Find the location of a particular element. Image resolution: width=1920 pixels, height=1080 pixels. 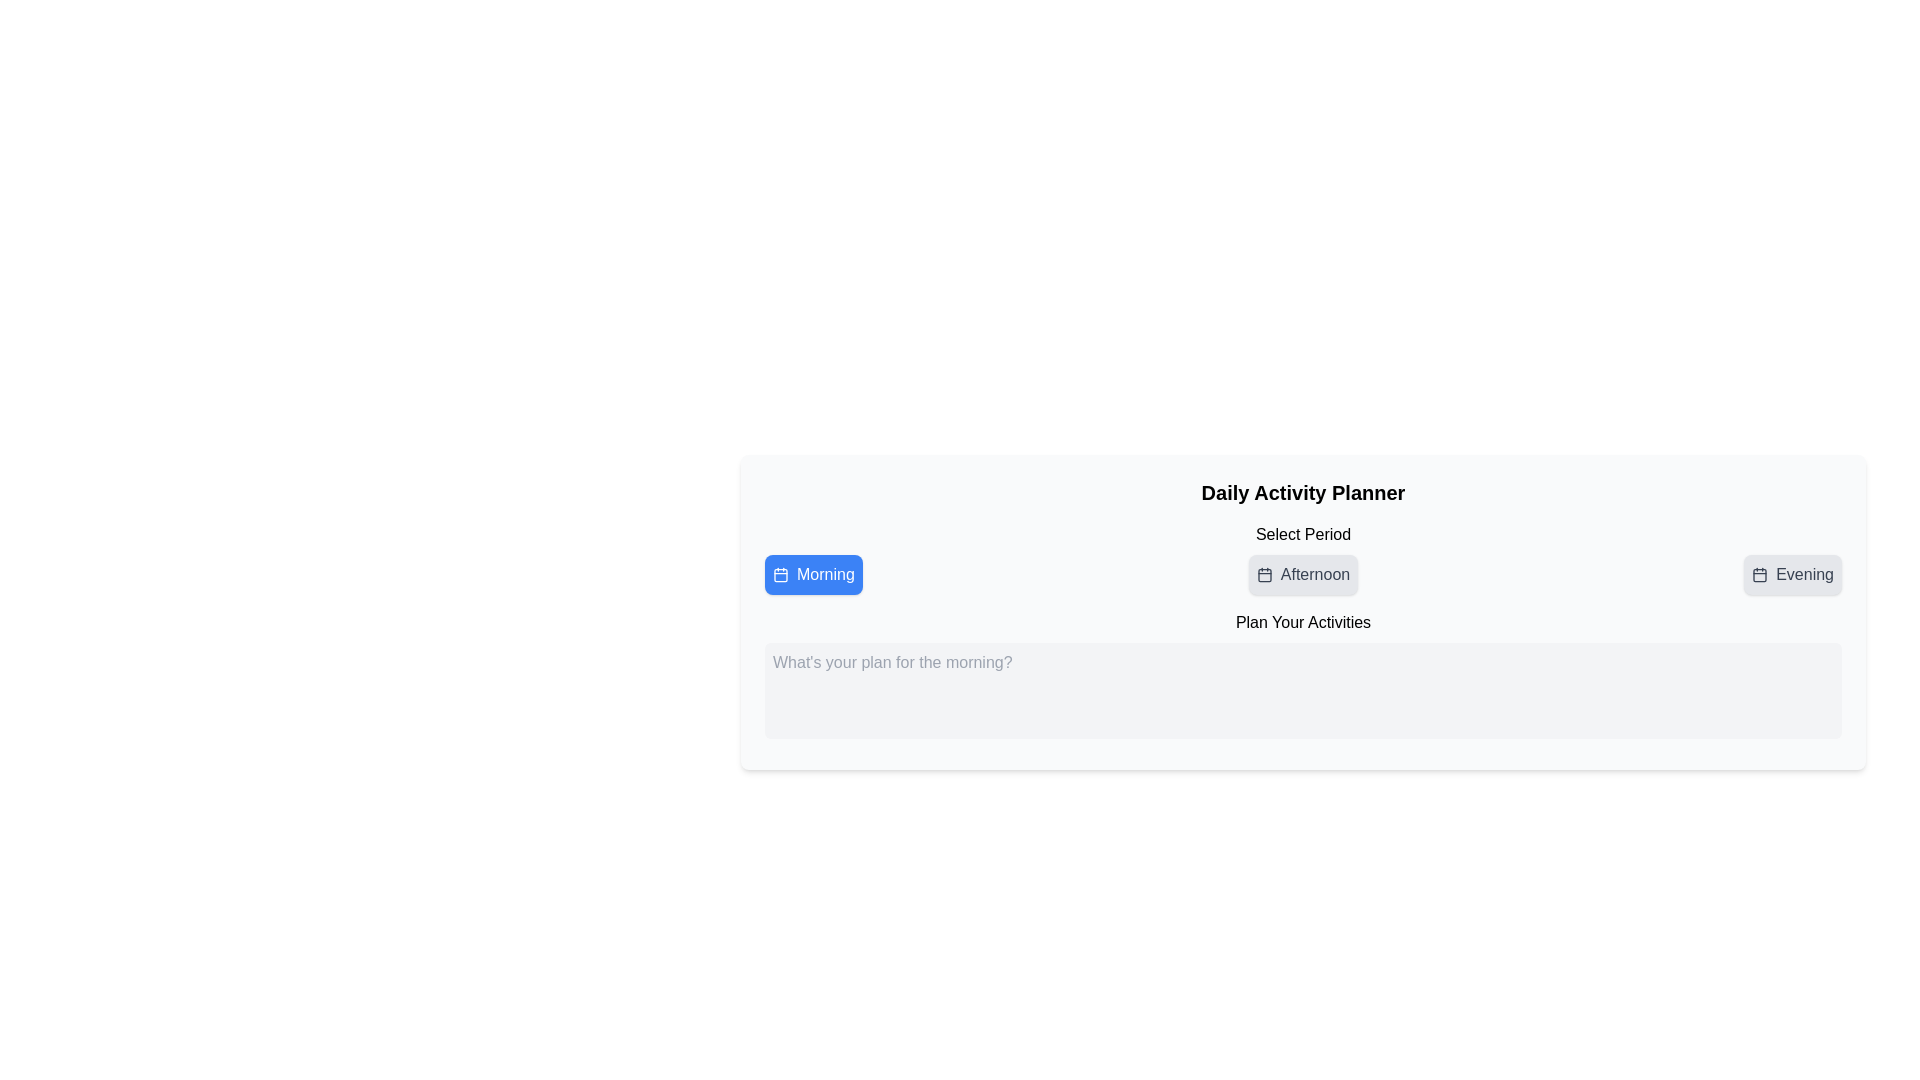

the icon related to scheduling, which is centered within the button labeled 'Afternoon', located to the left of the text is located at coordinates (1263, 574).